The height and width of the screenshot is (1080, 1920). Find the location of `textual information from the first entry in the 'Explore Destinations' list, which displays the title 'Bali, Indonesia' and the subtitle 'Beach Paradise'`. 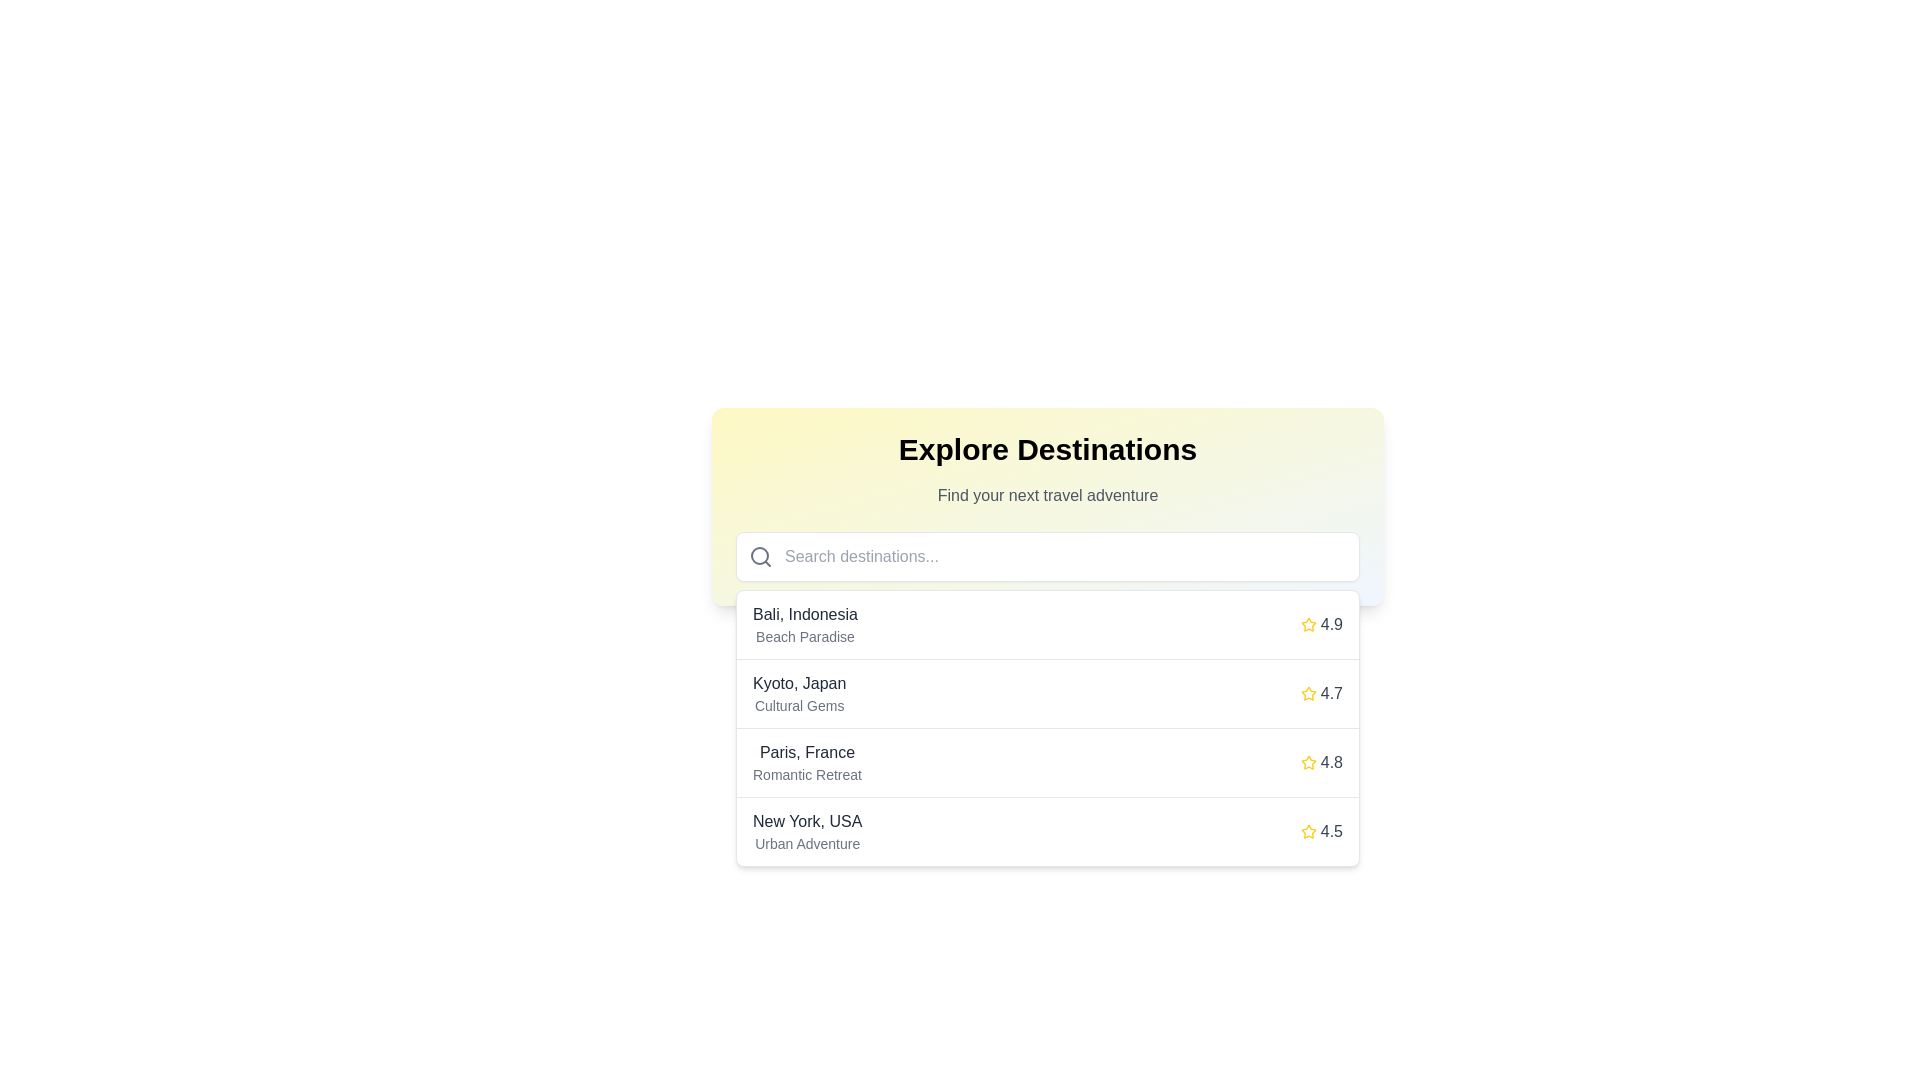

textual information from the first entry in the 'Explore Destinations' list, which displays the title 'Bali, Indonesia' and the subtitle 'Beach Paradise' is located at coordinates (805, 623).